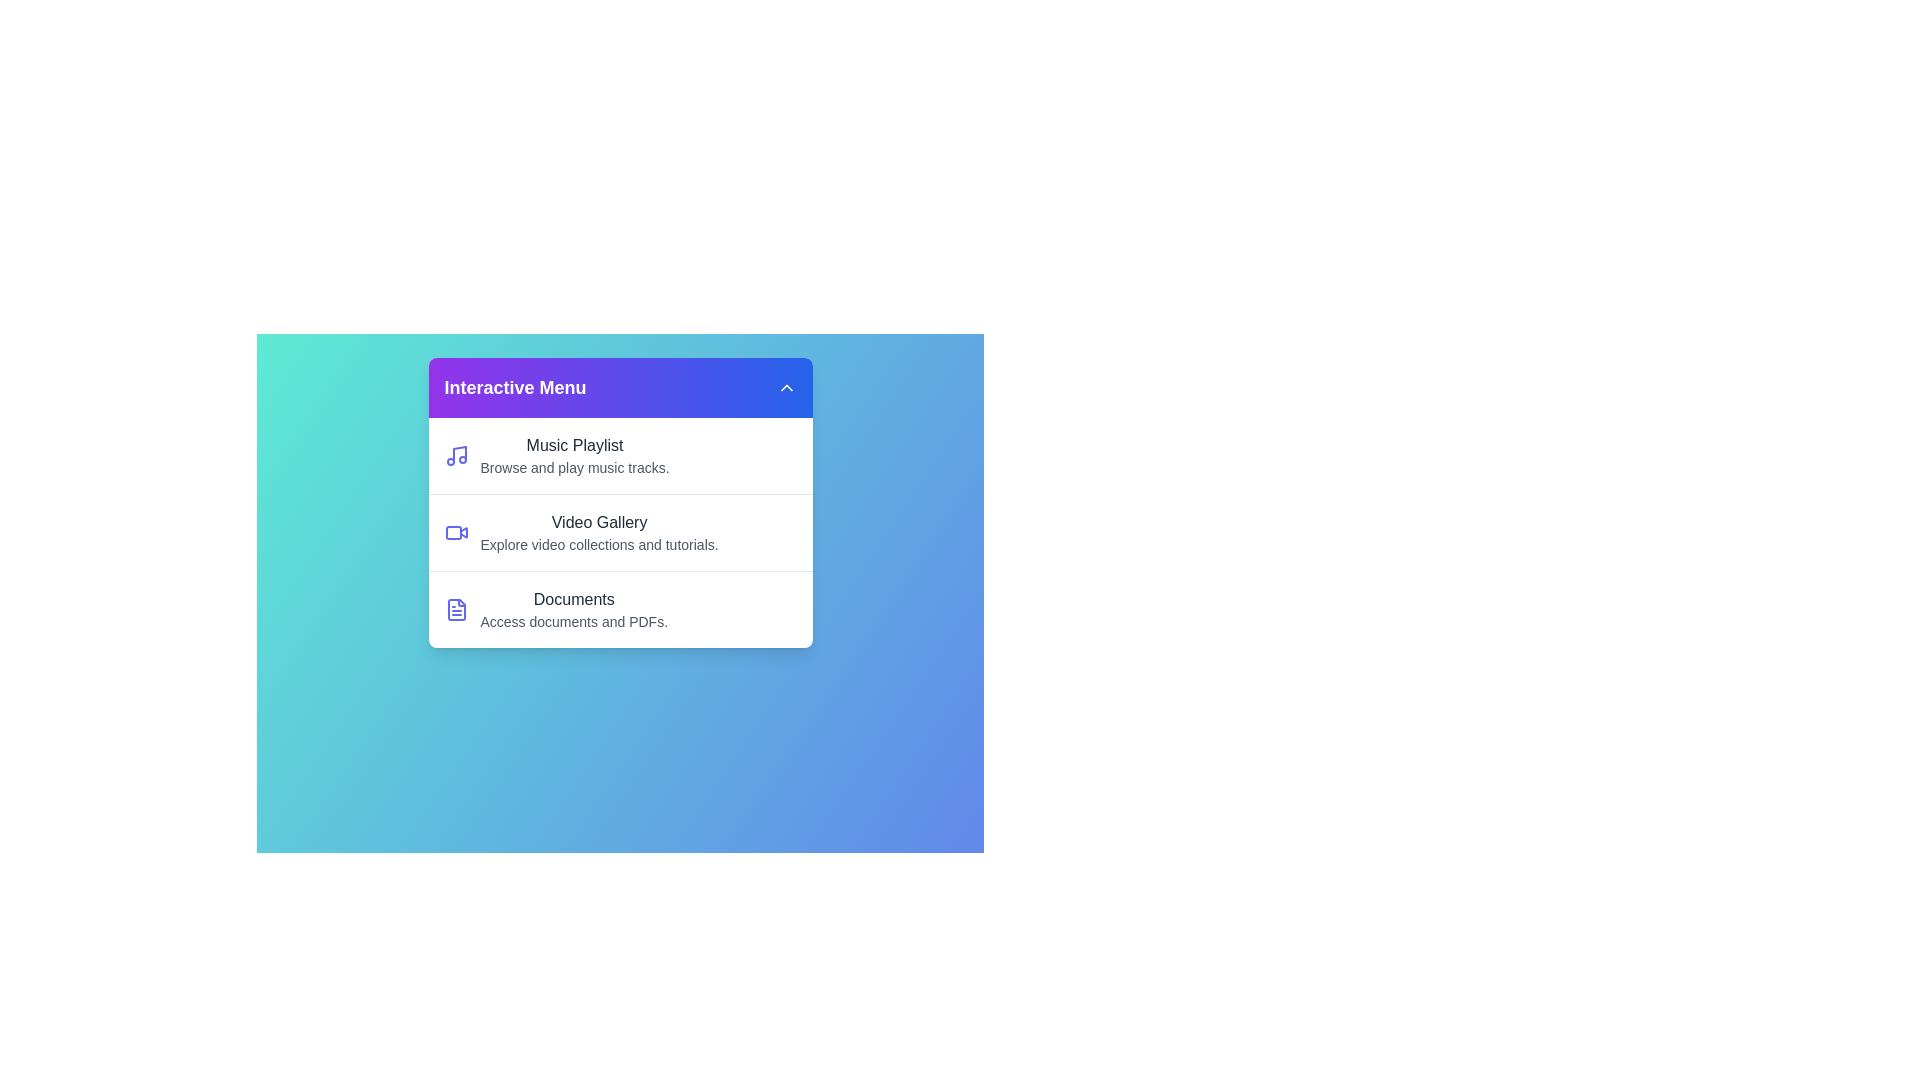 This screenshot has width=1920, height=1080. What do you see at coordinates (619, 608) in the screenshot?
I see `the menu item Documents` at bounding box center [619, 608].